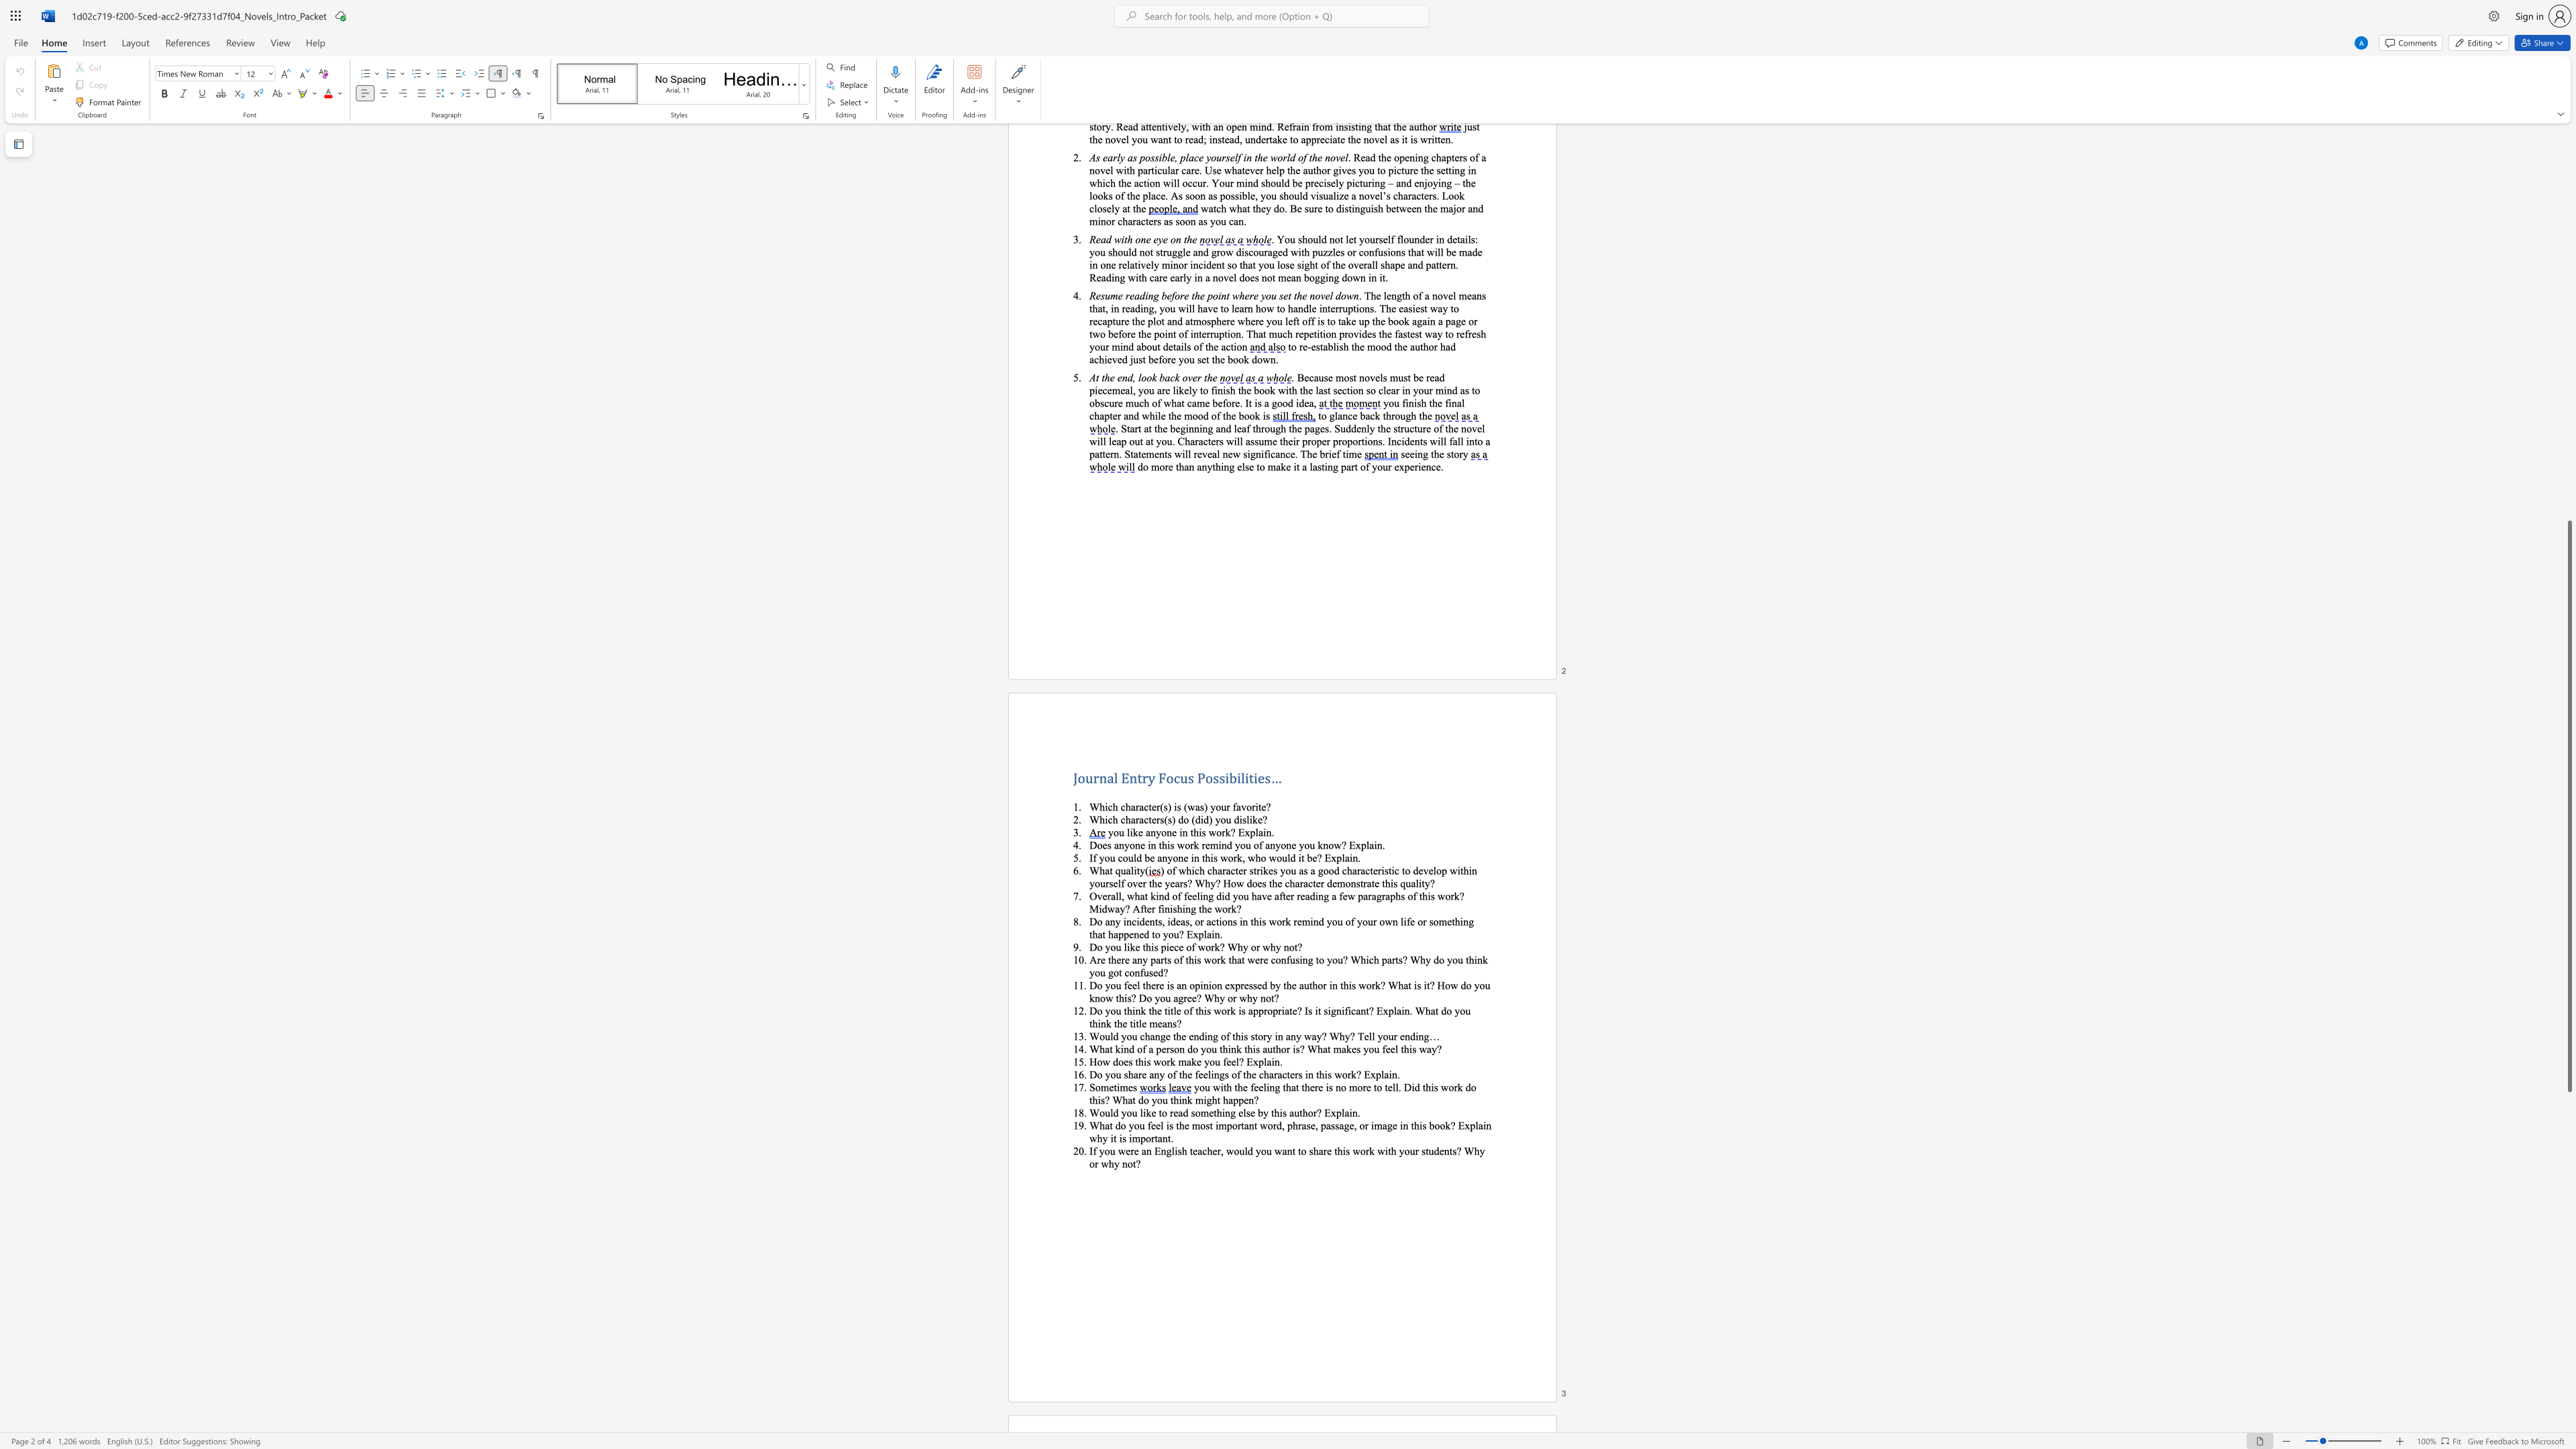  What do you see at coordinates (1383, 845) in the screenshot?
I see `the 1th character "." in the text` at bounding box center [1383, 845].